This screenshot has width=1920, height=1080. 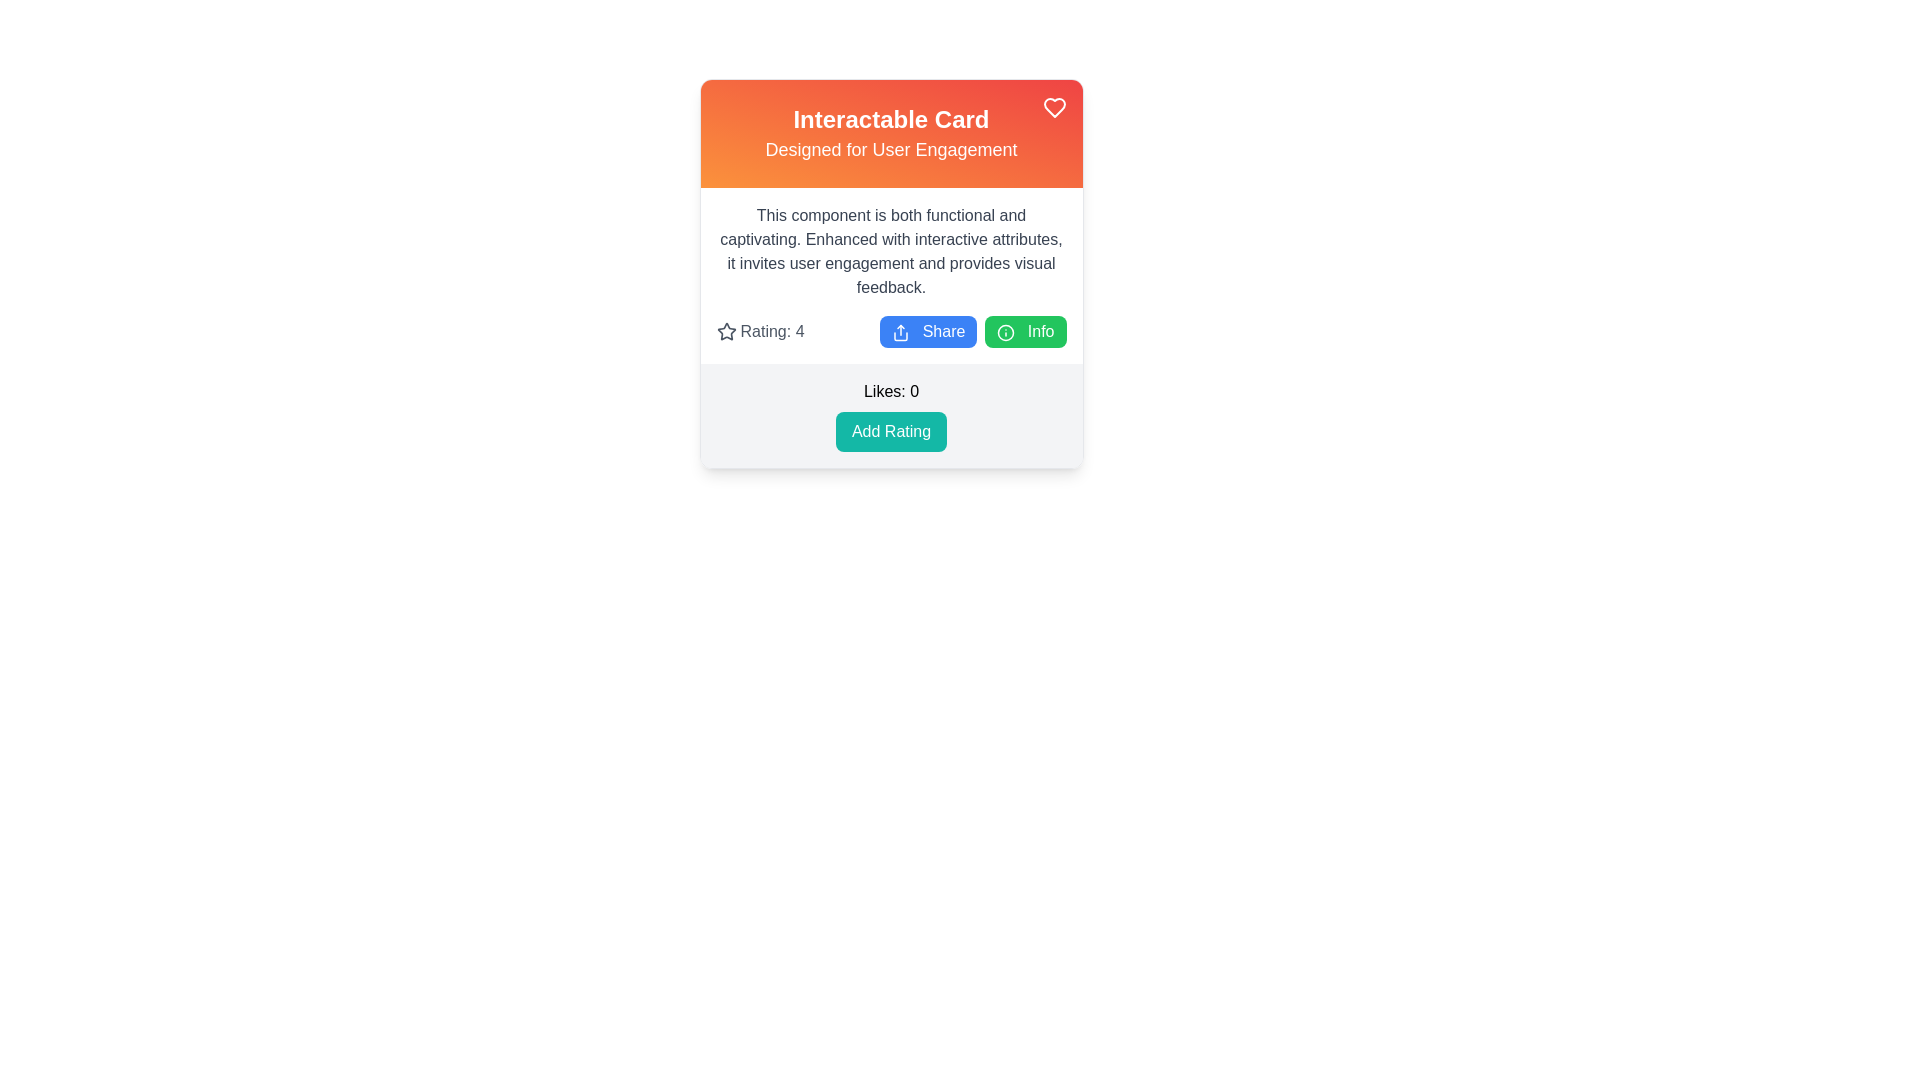 What do you see at coordinates (1053, 108) in the screenshot?
I see `the heart-shaped icon with a red fill` at bounding box center [1053, 108].